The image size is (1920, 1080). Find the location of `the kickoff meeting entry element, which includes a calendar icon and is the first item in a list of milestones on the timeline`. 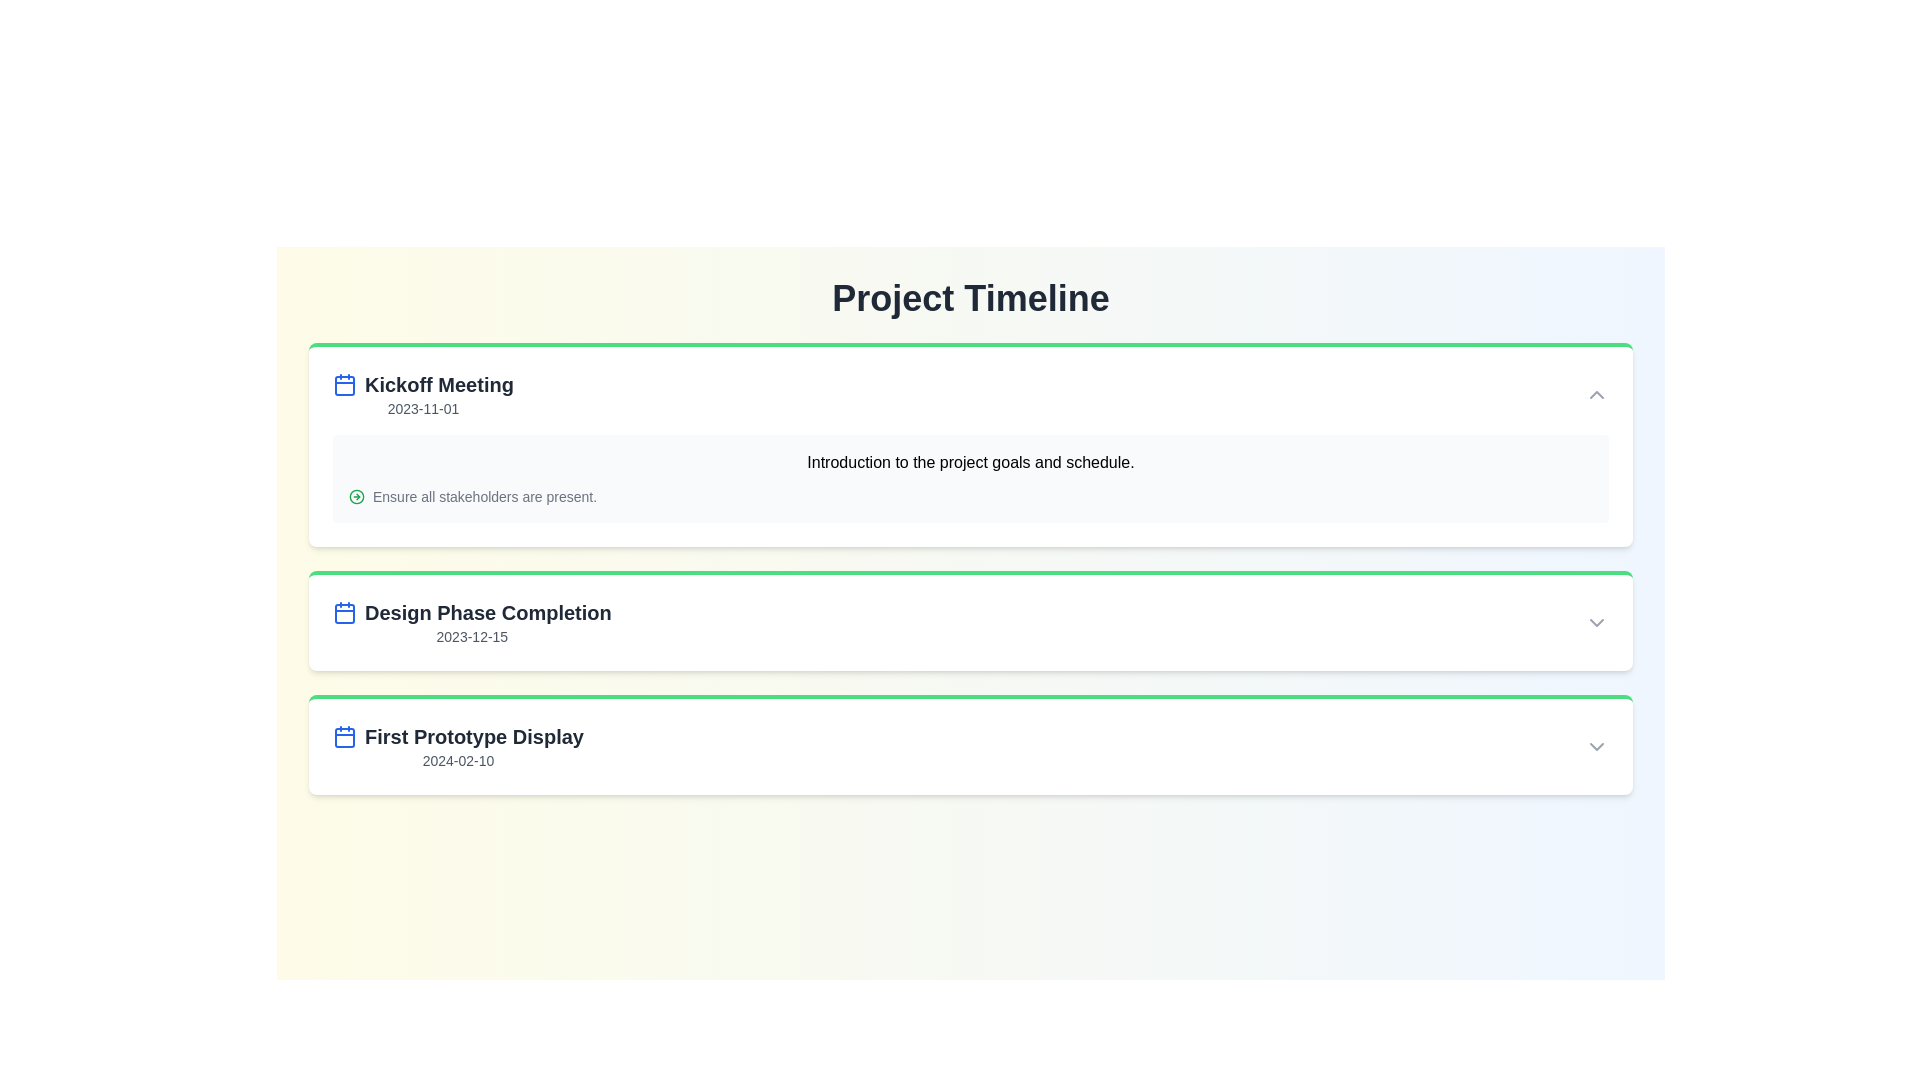

the kickoff meeting entry element, which includes a calendar icon and is the first item in a list of milestones on the timeline is located at coordinates (422, 385).